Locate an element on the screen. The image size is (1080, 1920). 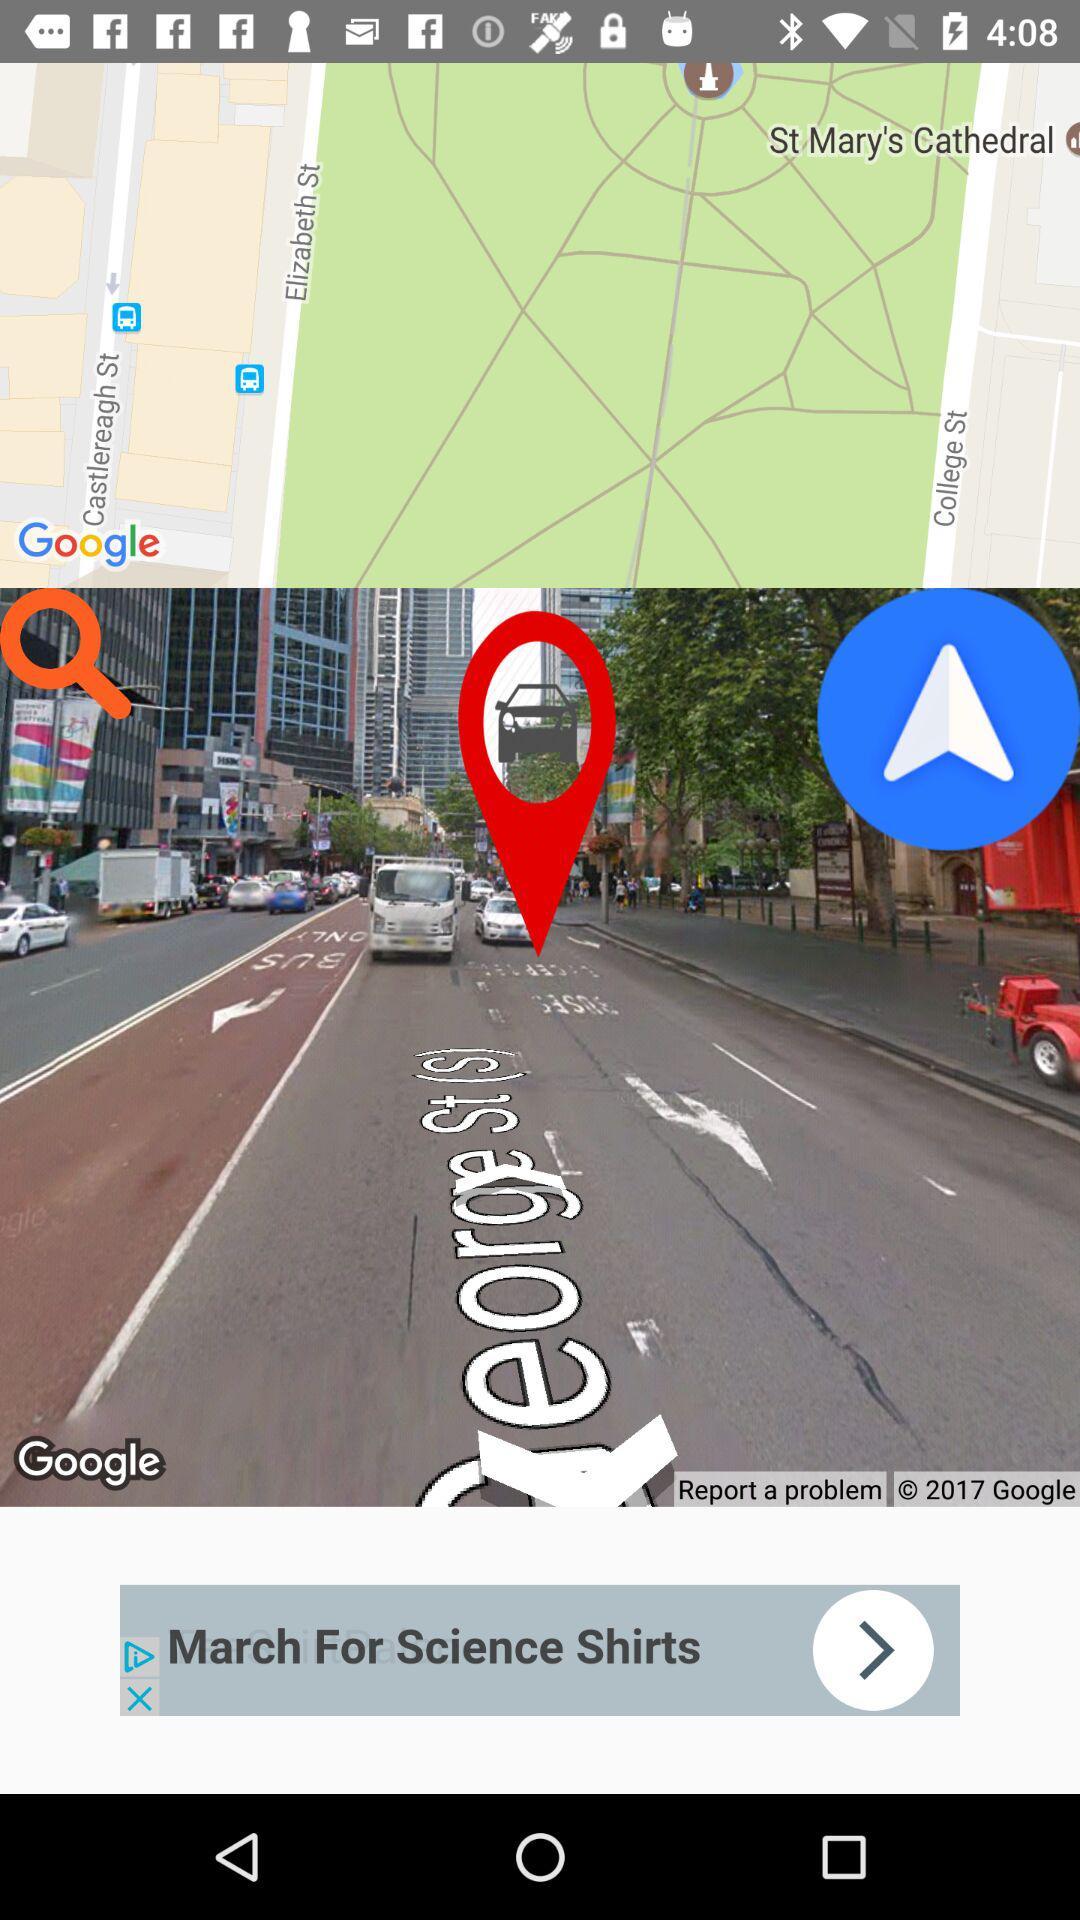
map page is located at coordinates (540, 783).